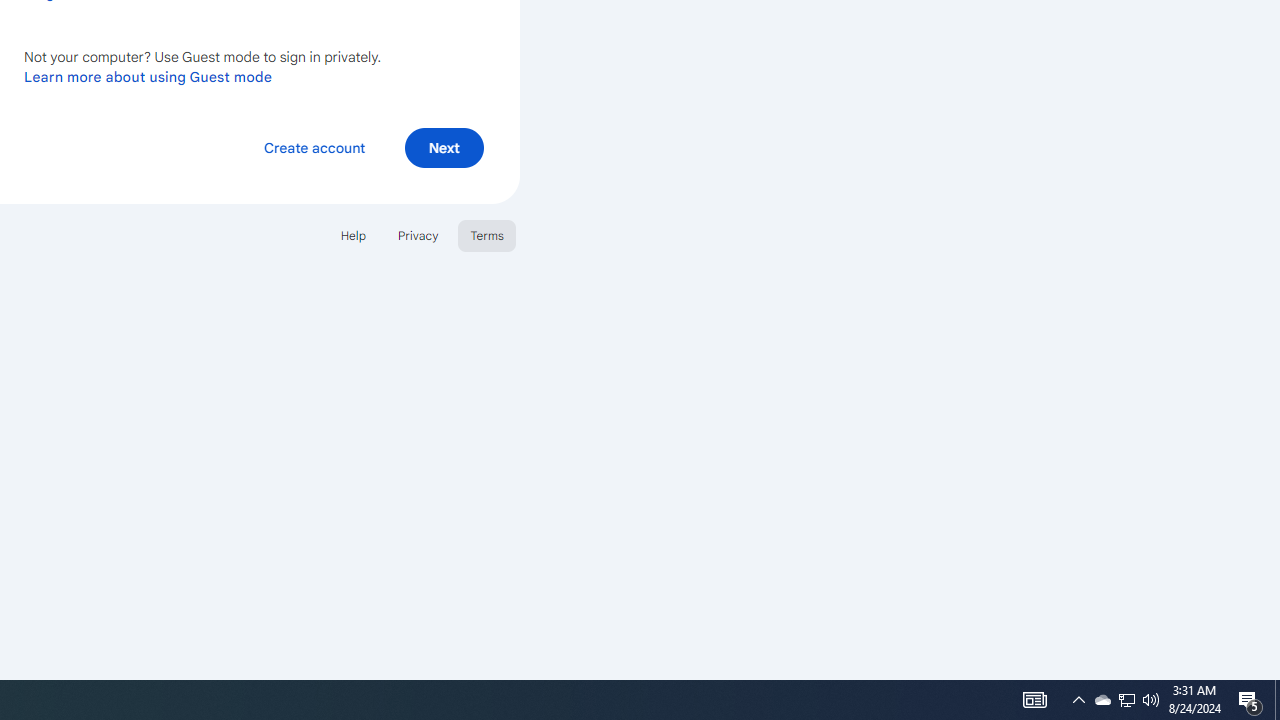 This screenshot has height=720, width=1280. What do you see at coordinates (313, 146) in the screenshot?
I see `'Create account'` at bounding box center [313, 146].